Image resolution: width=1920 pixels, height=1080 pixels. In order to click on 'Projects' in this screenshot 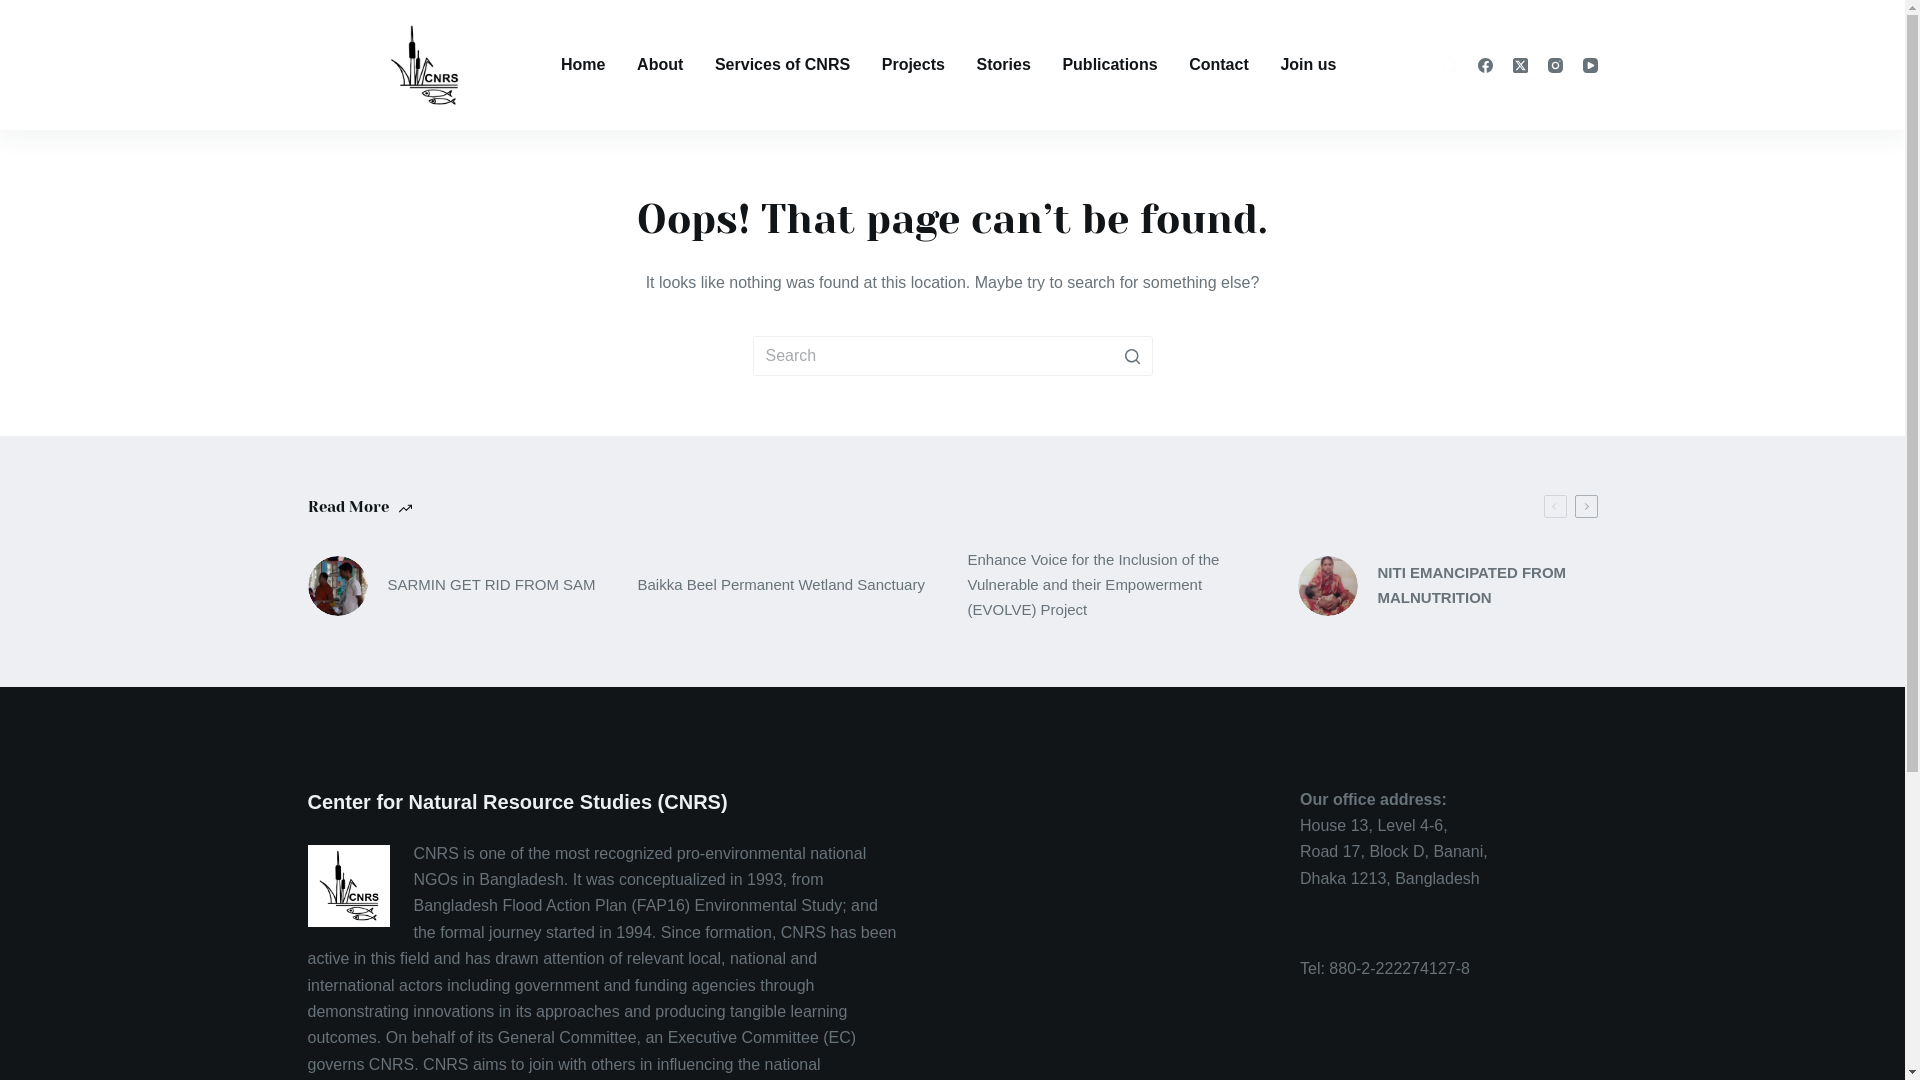, I will do `click(911, 64)`.